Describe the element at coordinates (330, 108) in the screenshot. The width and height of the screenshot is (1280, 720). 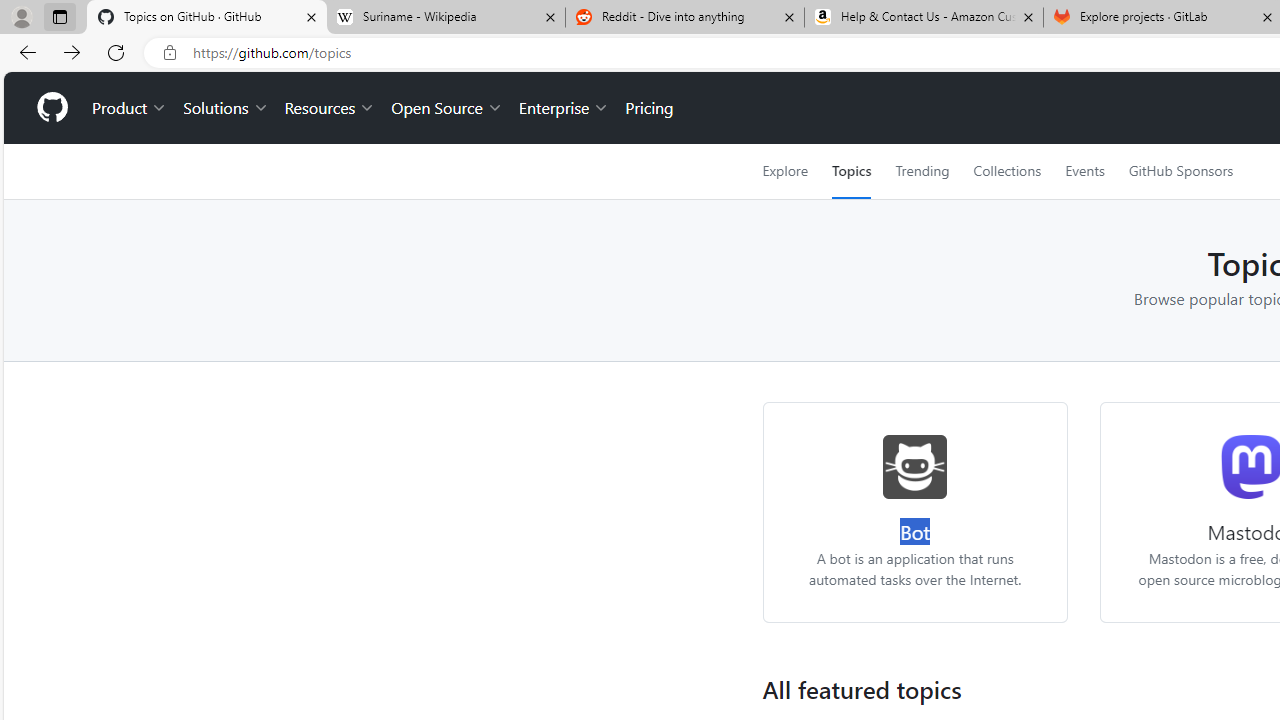
I see `'Resources'` at that location.